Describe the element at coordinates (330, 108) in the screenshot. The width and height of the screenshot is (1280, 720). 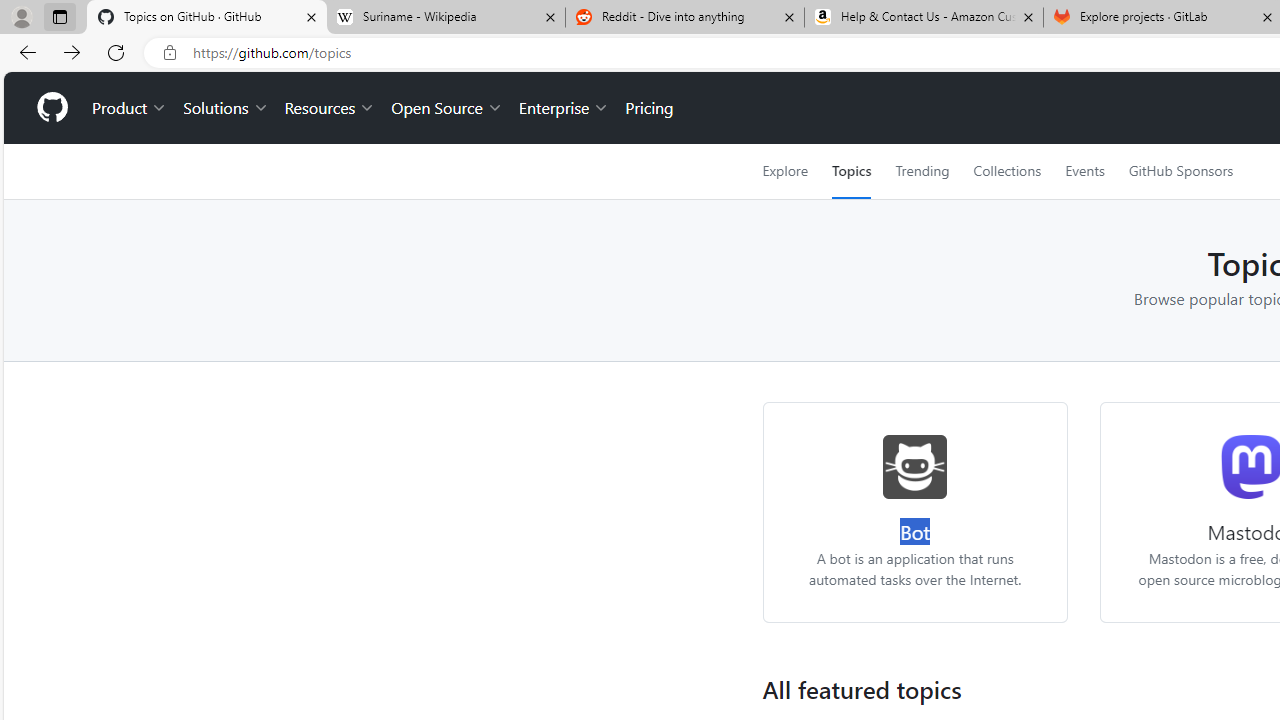
I see `'Resources'` at that location.